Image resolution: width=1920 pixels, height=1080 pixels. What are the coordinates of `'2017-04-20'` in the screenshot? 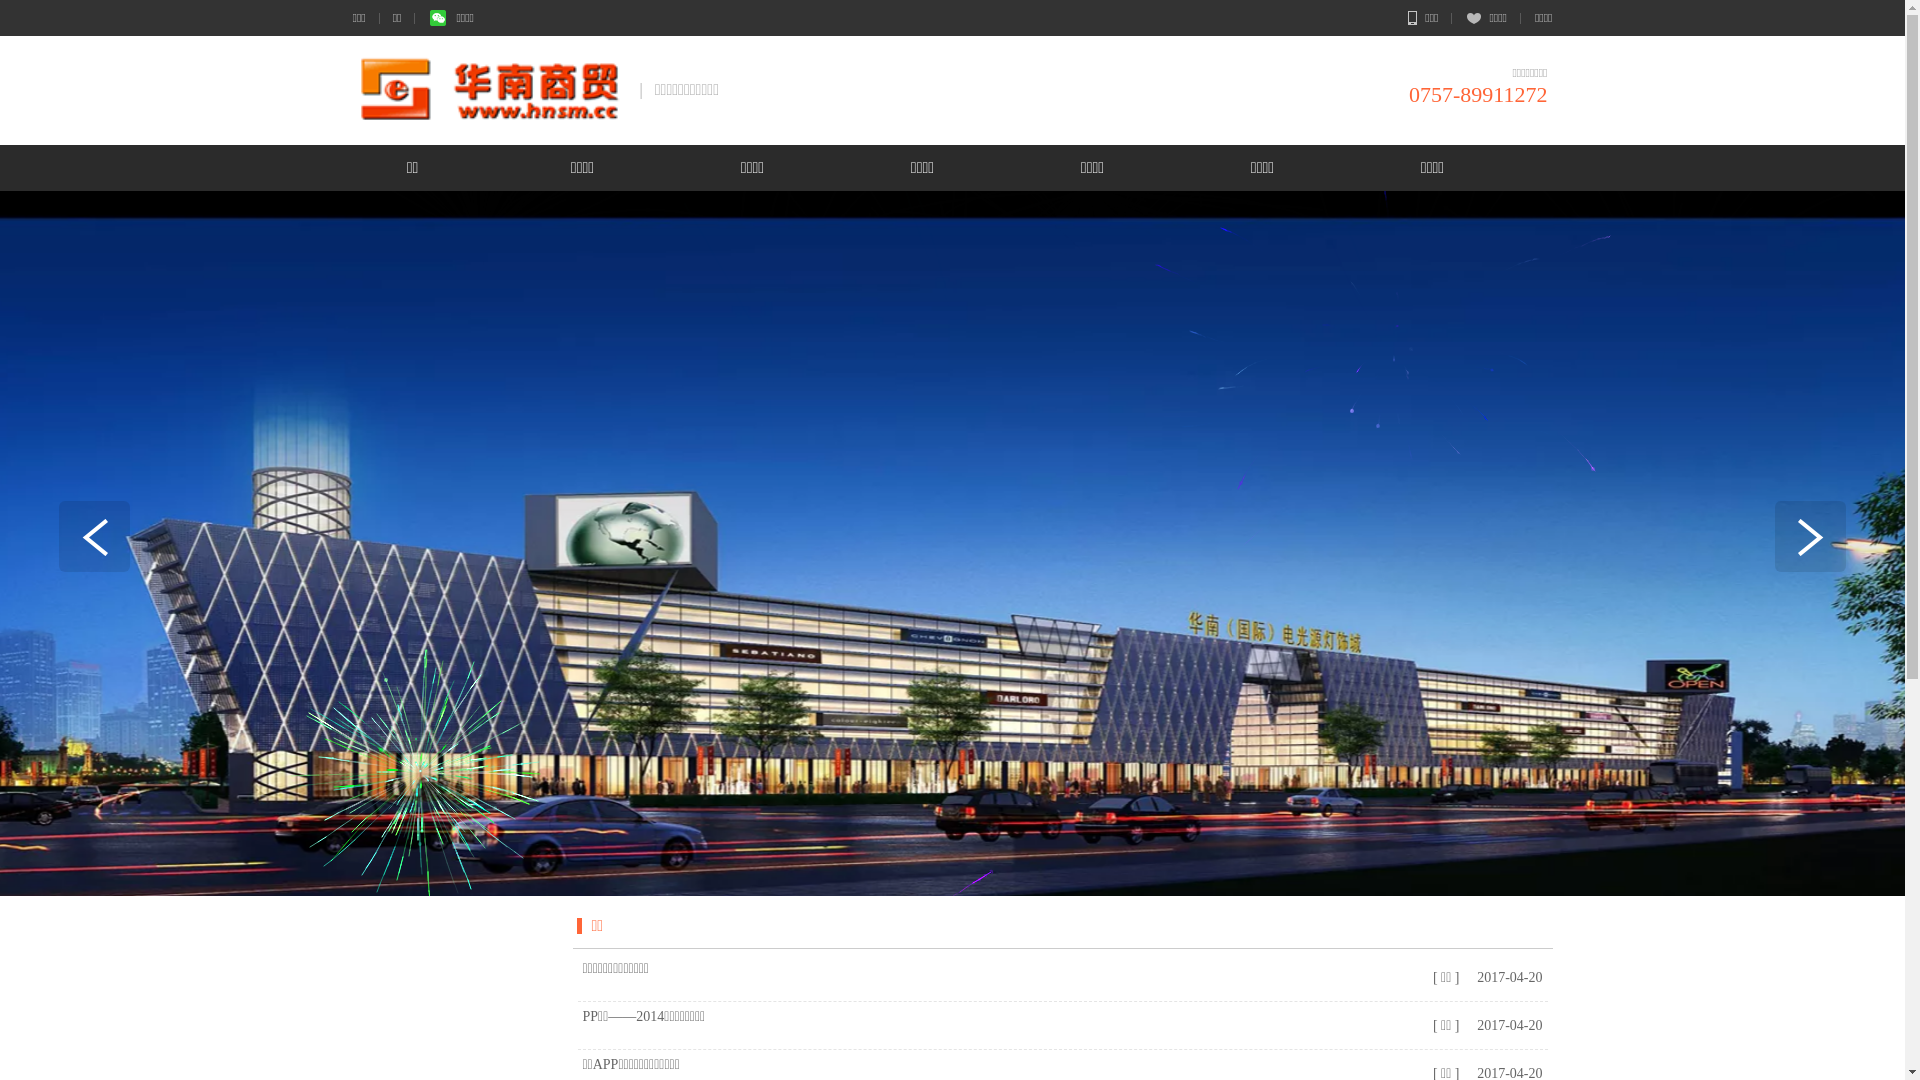 It's located at (1472, 976).